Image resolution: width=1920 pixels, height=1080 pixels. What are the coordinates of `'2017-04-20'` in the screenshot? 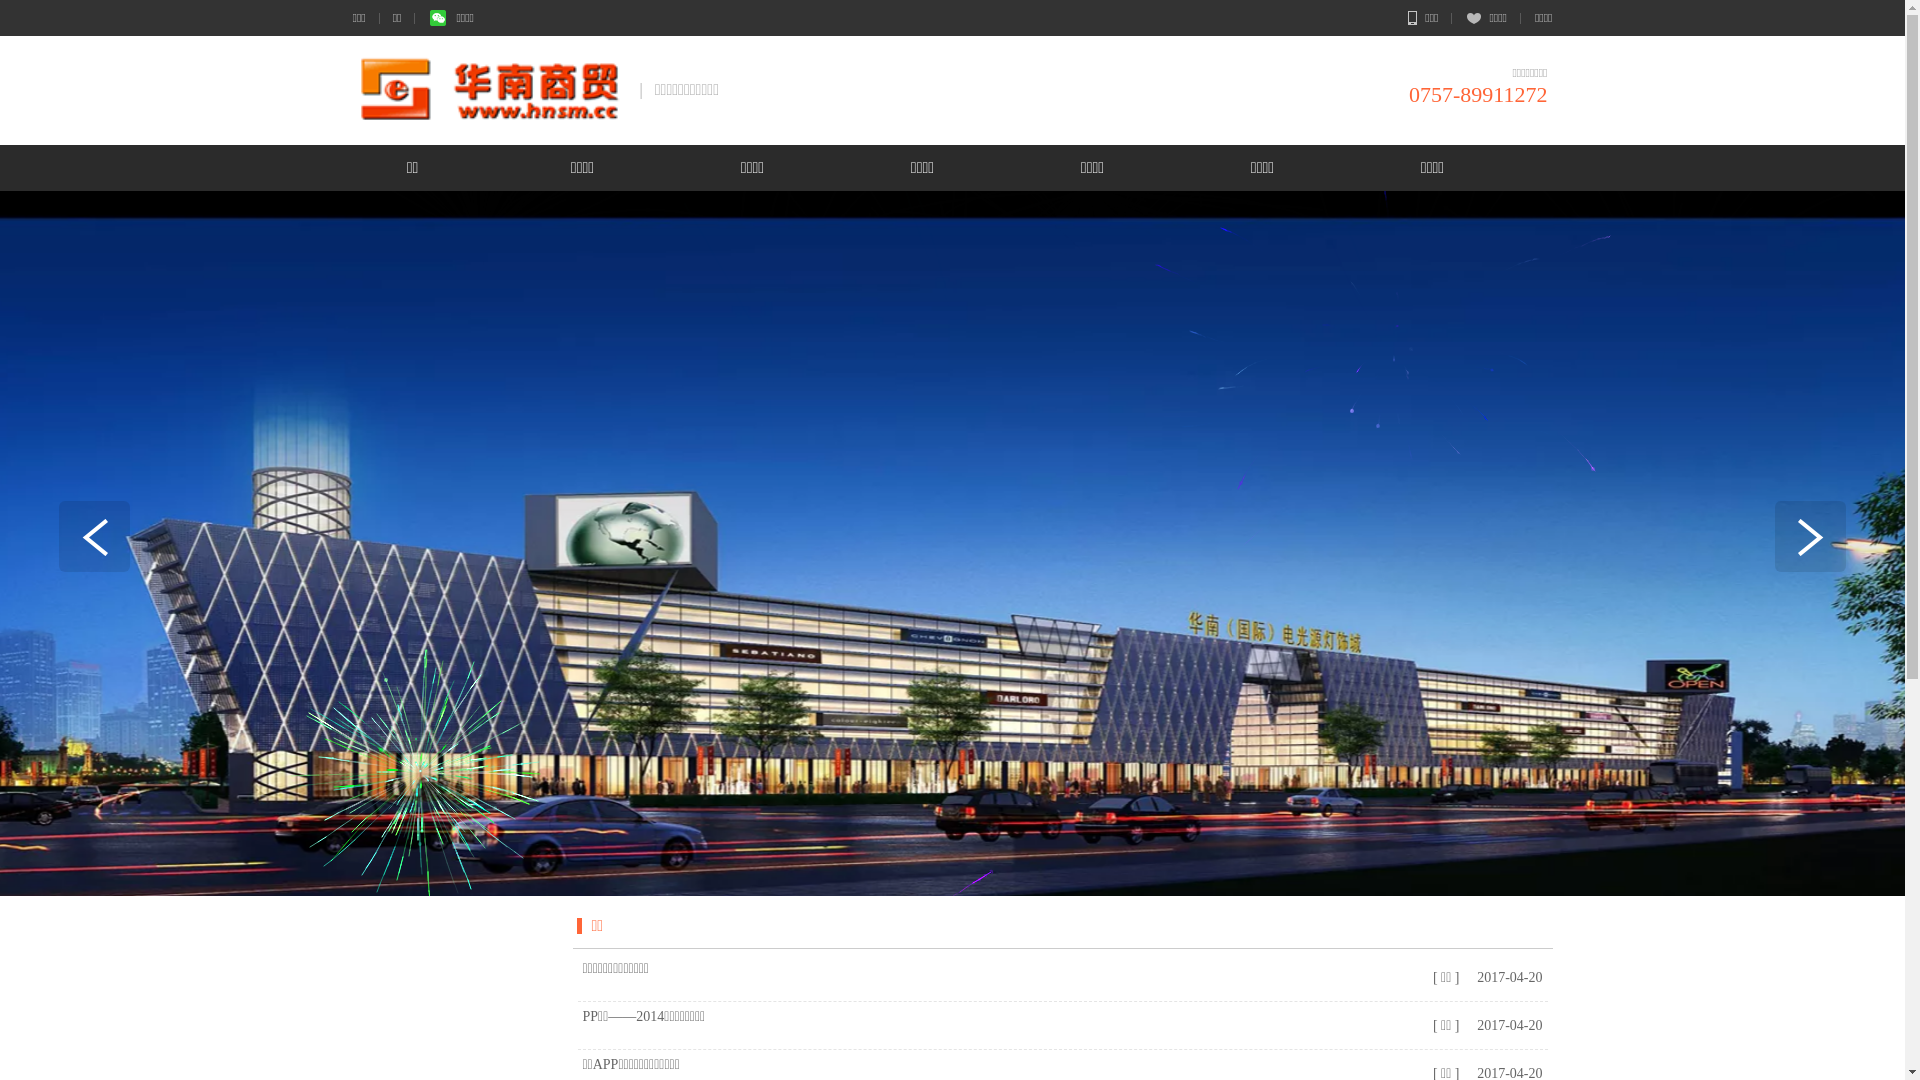 It's located at (1472, 976).